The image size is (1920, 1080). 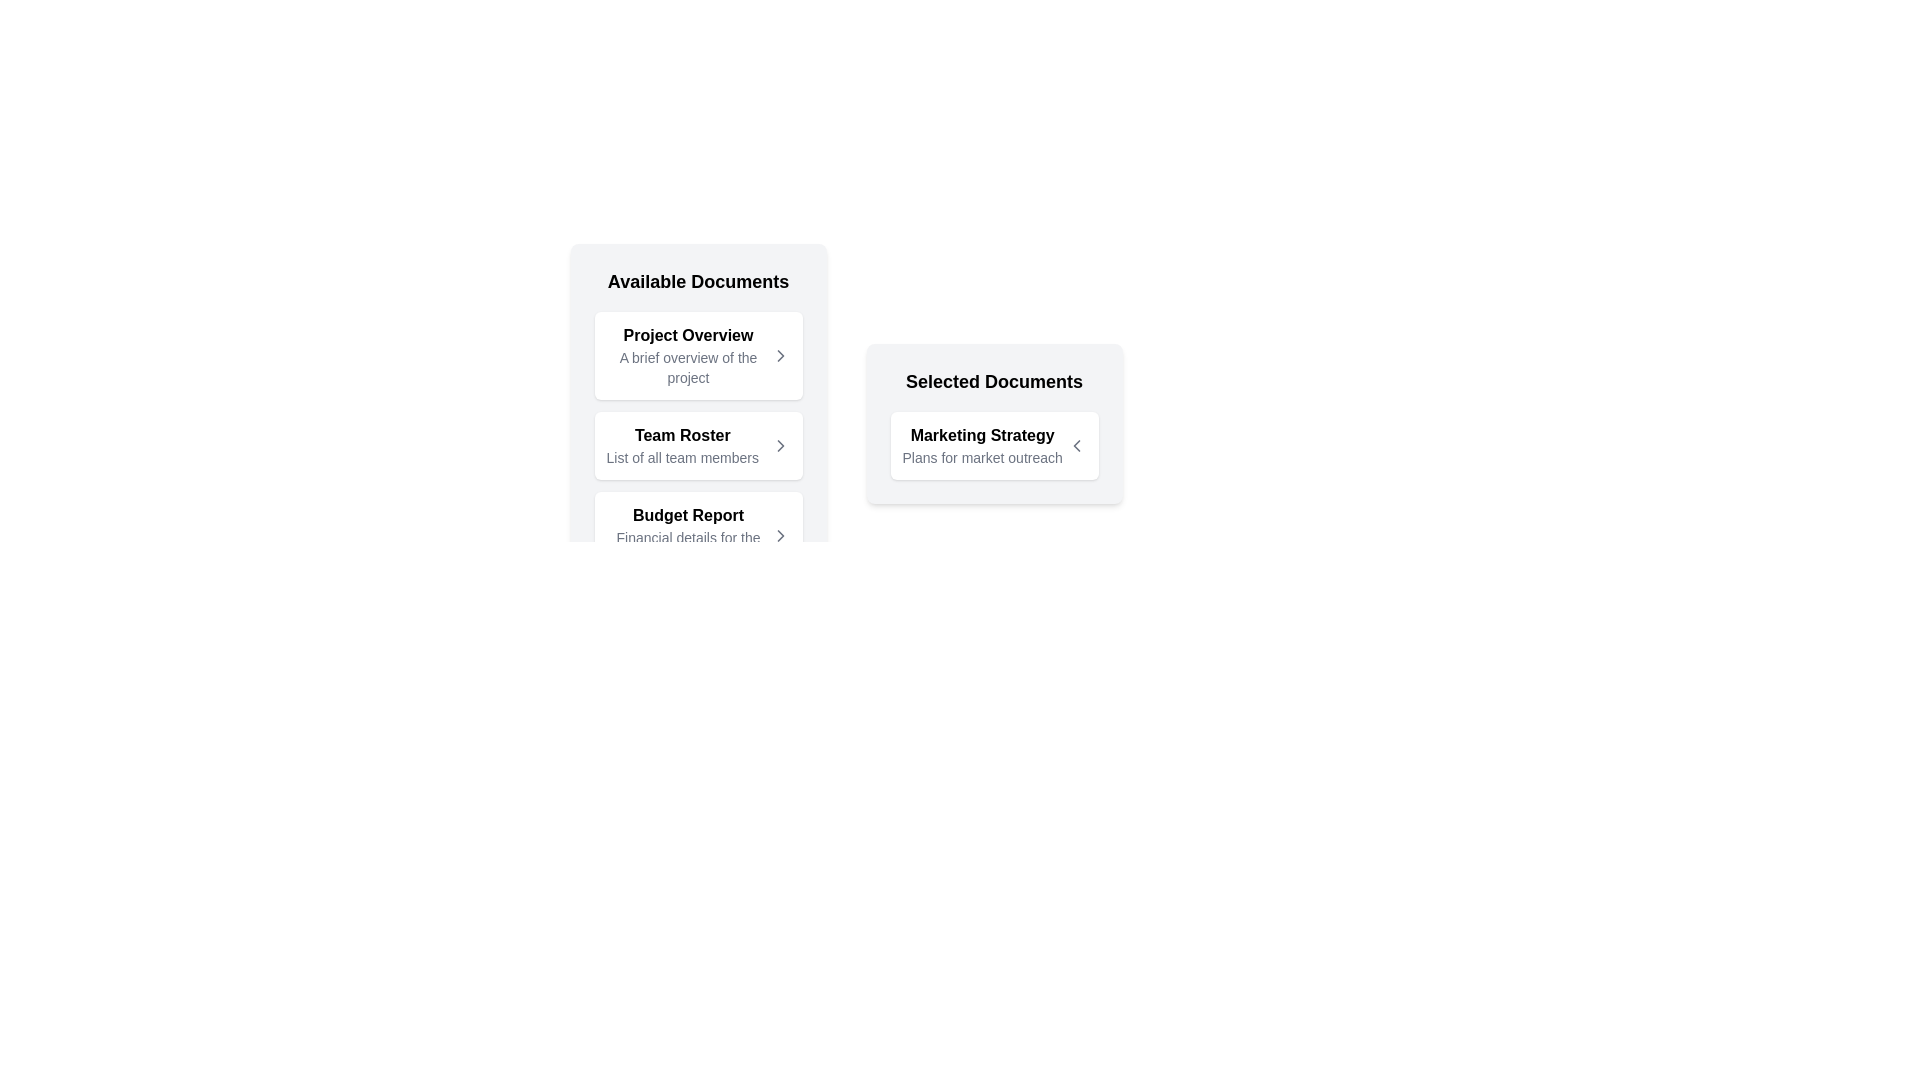 I want to click on the arrow button next to the document Marketing Strategy to view its details, so click(x=1075, y=445).